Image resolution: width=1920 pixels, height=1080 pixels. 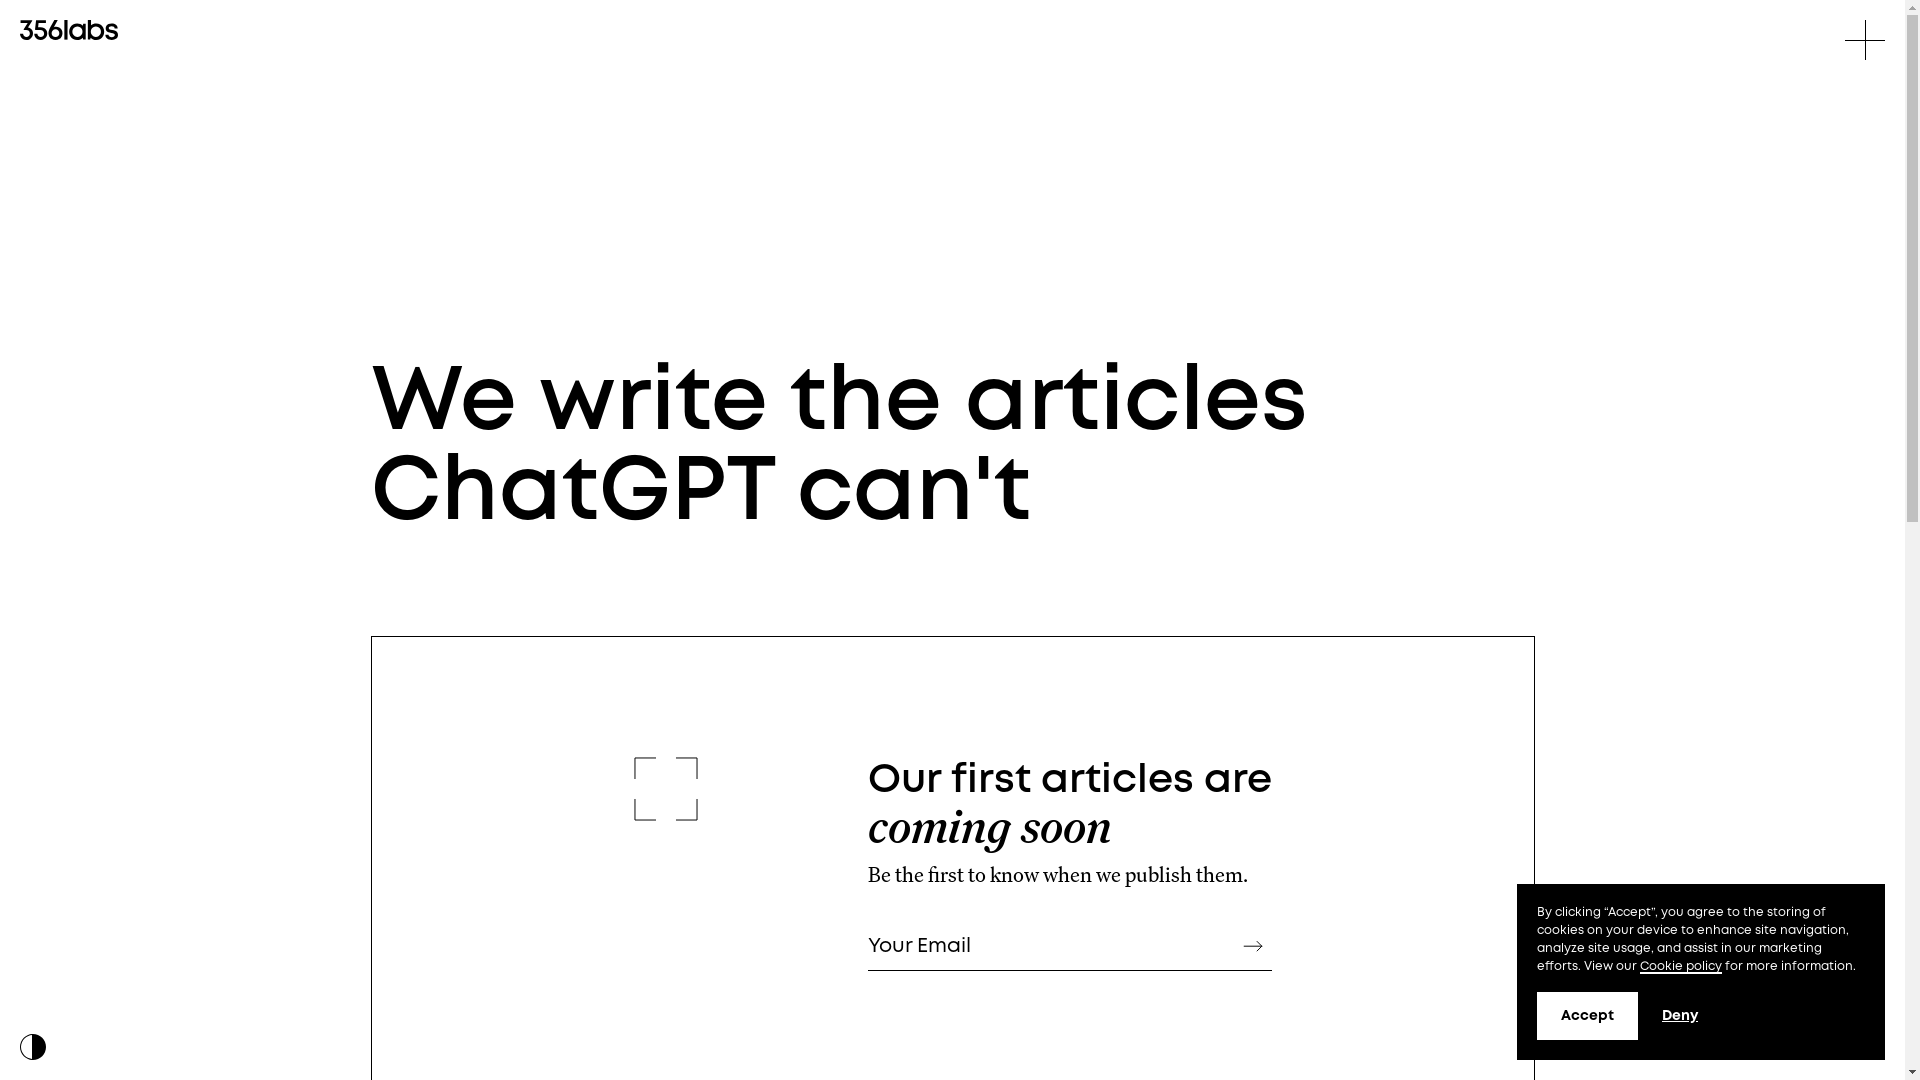 I want to click on 'Cookie policy', so click(x=1680, y=966).